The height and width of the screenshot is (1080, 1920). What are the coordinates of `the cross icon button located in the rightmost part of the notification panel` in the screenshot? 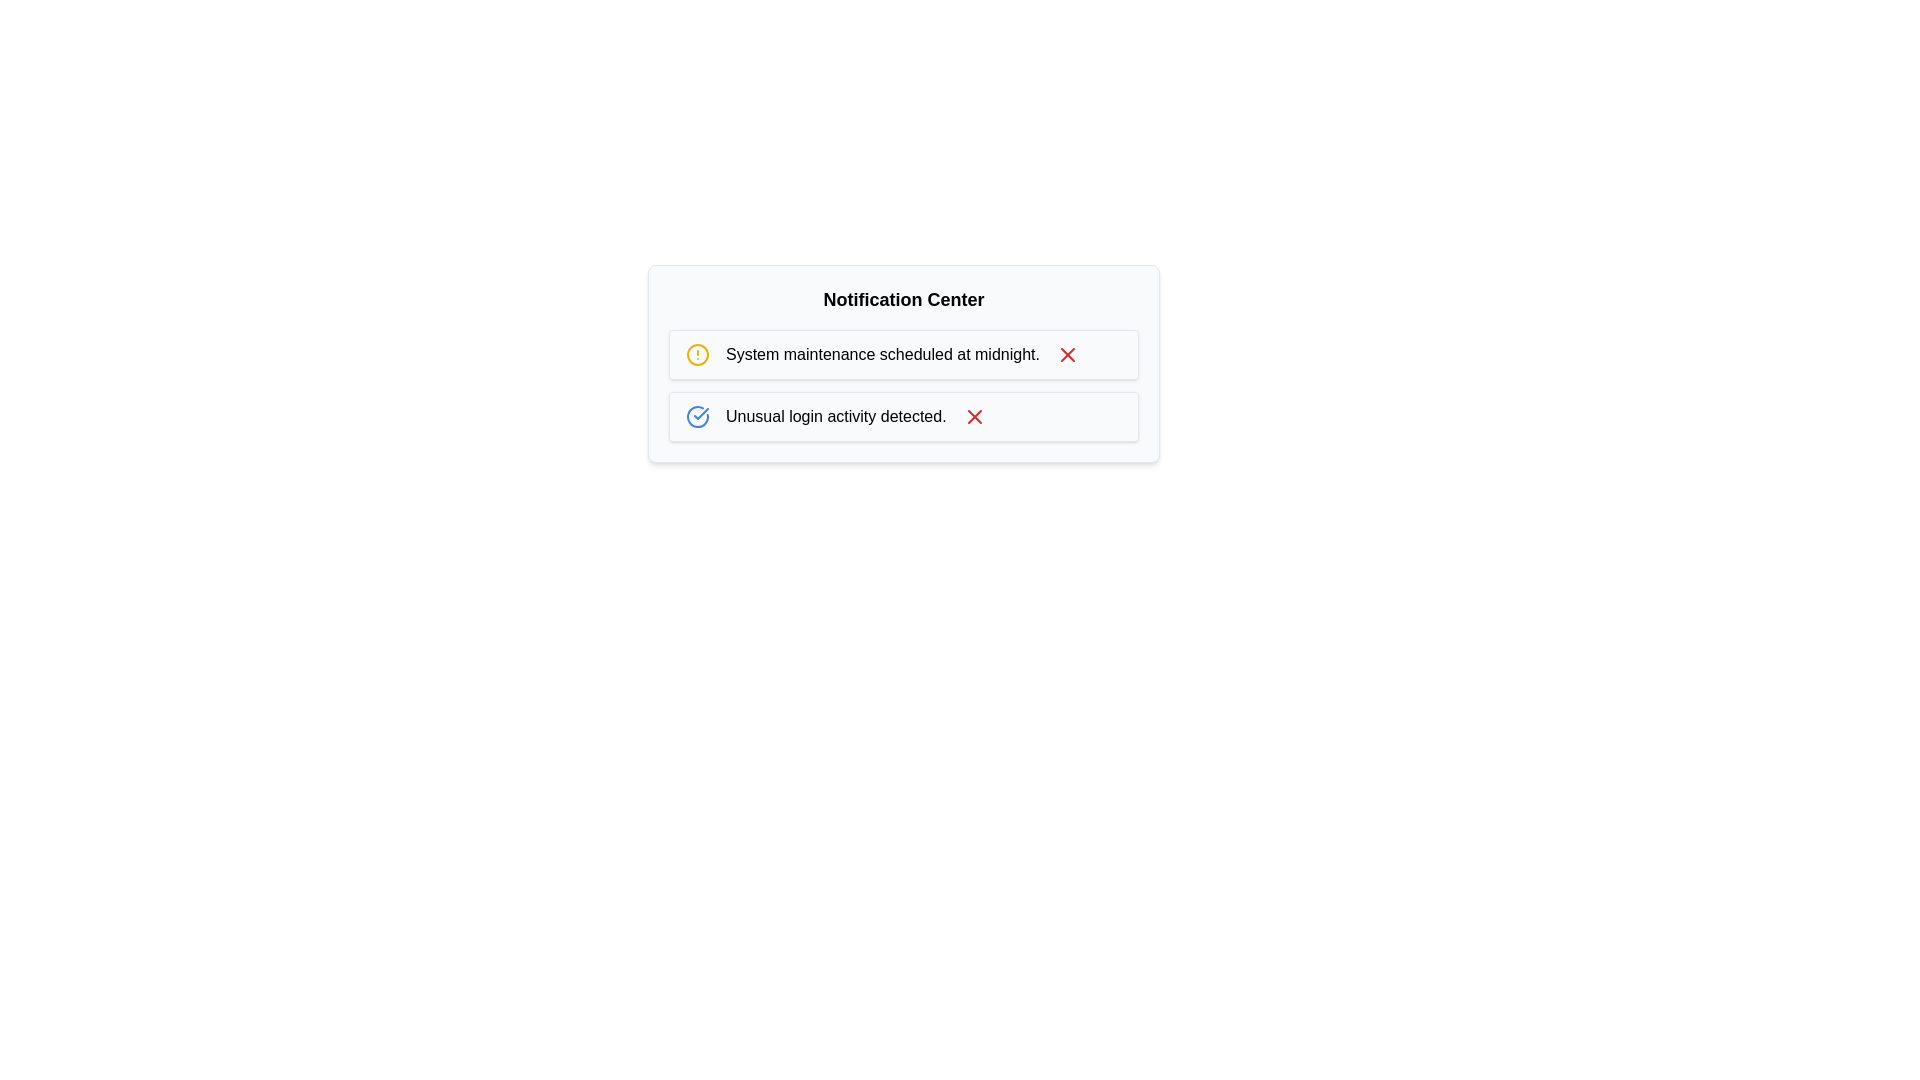 It's located at (974, 415).